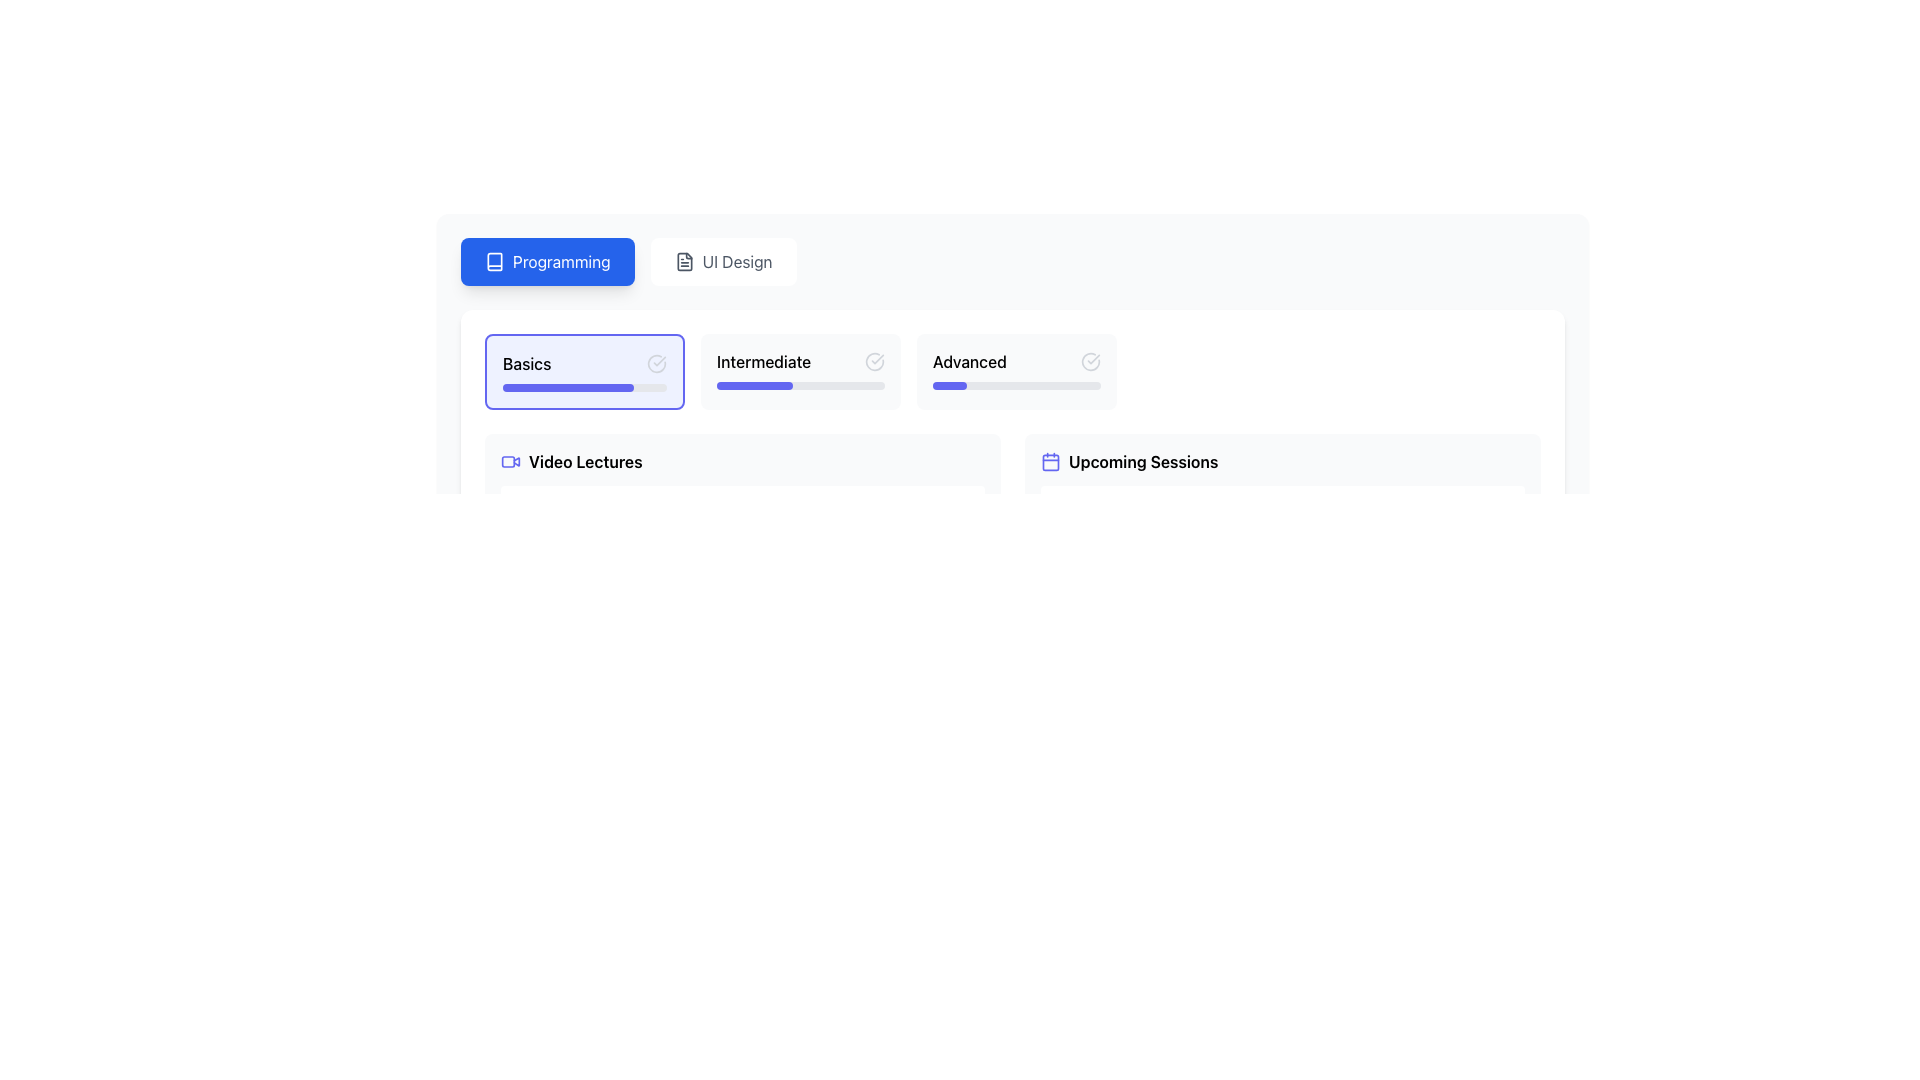 This screenshot has height=1080, width=1920. Describe the element at coordinates (874, 362) in the screenshot. I see `the status indicator for the 'Intermediate' section, which is located on the right-hand side of the 'Intermediate' label within a horizontal panel` at that location.